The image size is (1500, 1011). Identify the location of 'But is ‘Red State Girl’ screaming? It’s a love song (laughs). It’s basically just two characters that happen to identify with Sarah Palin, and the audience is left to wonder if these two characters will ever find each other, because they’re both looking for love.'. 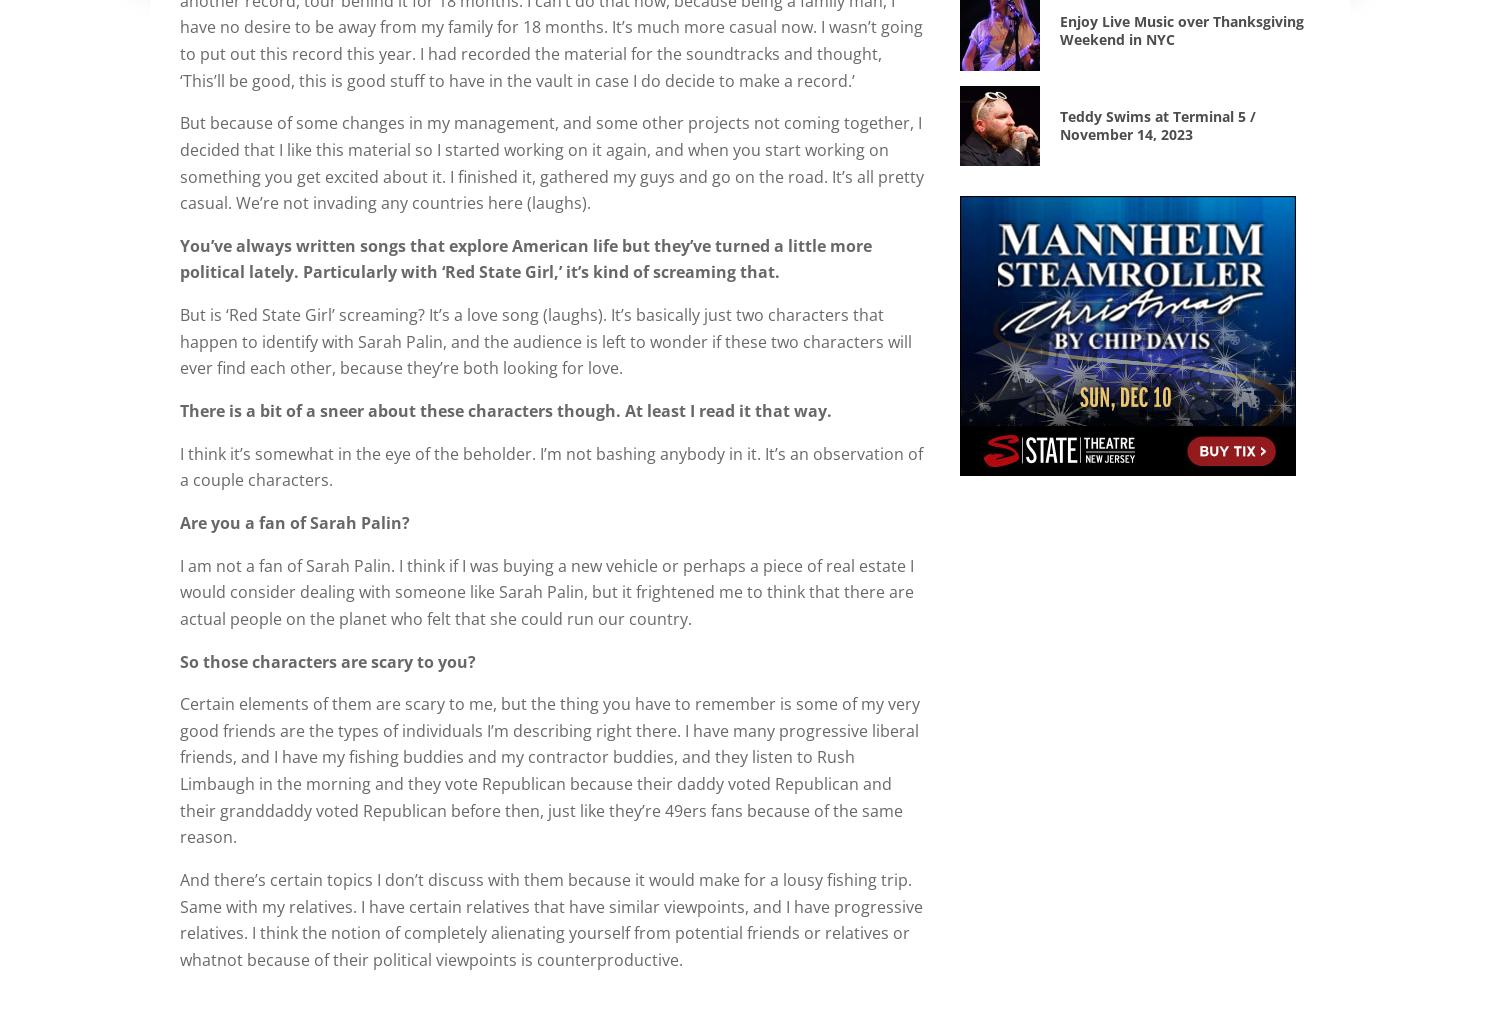
(180, 340).